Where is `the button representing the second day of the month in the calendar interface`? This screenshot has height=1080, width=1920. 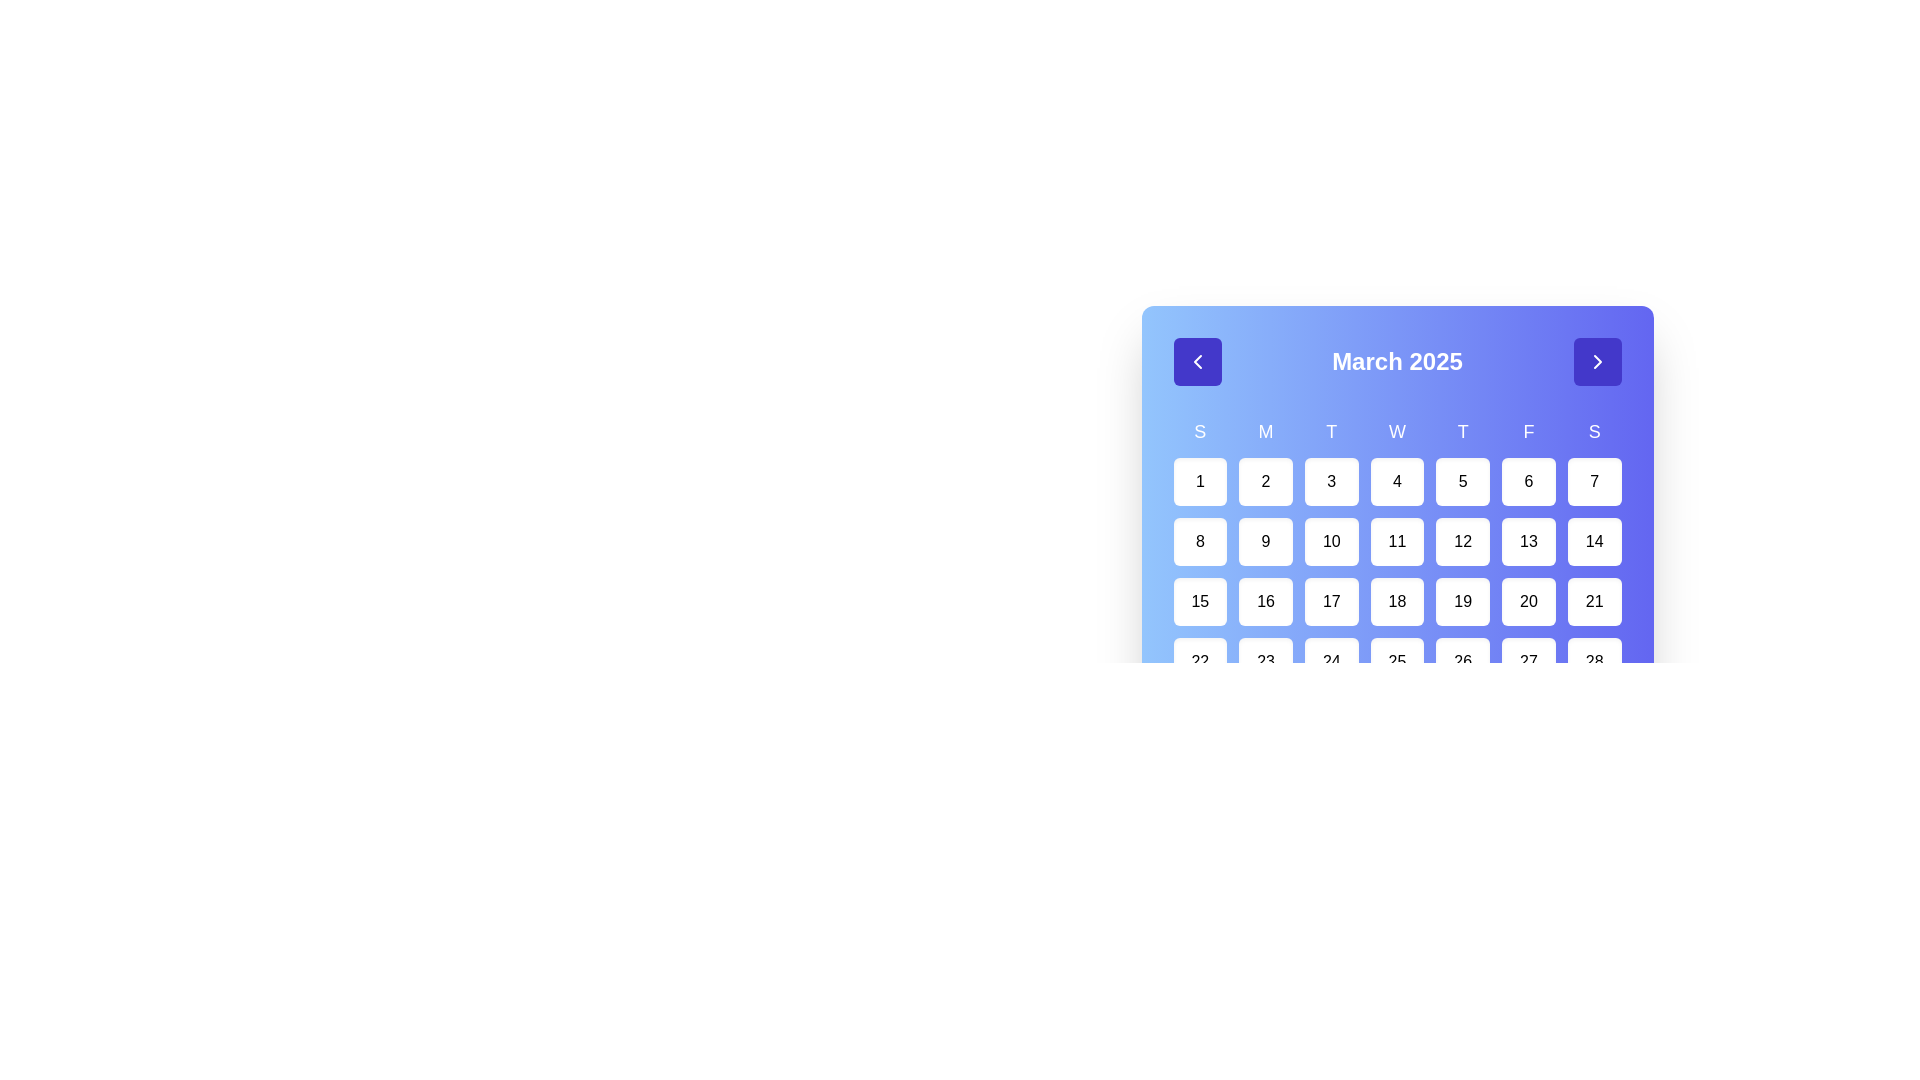
the button representing the second day of the month in the calendar interface is located at coordinates (1265, 482).